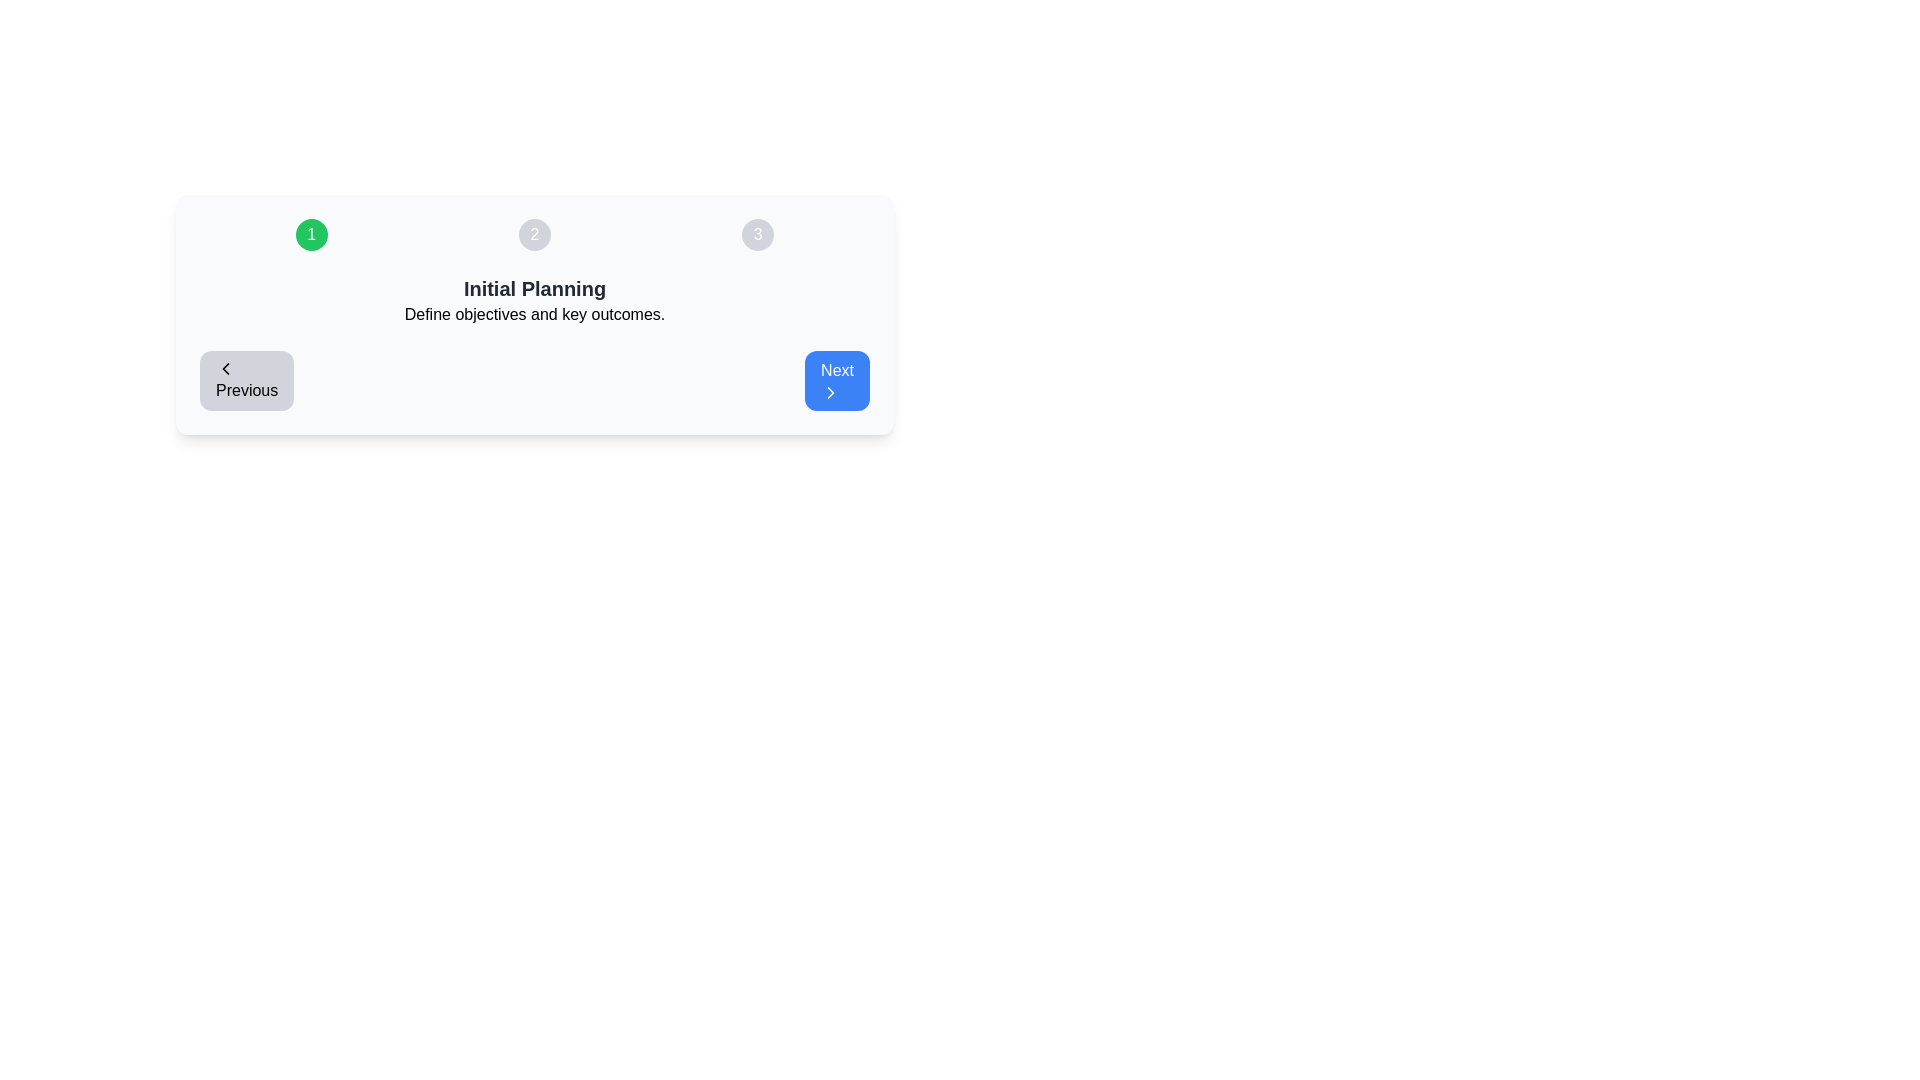  Describe the element at coordinates (310, 234) in the screenshot. I see `the Circular indicator button, which is the leftmost button in a horizontal sequence of three circular buttons, associated with the number '1'` at that location.